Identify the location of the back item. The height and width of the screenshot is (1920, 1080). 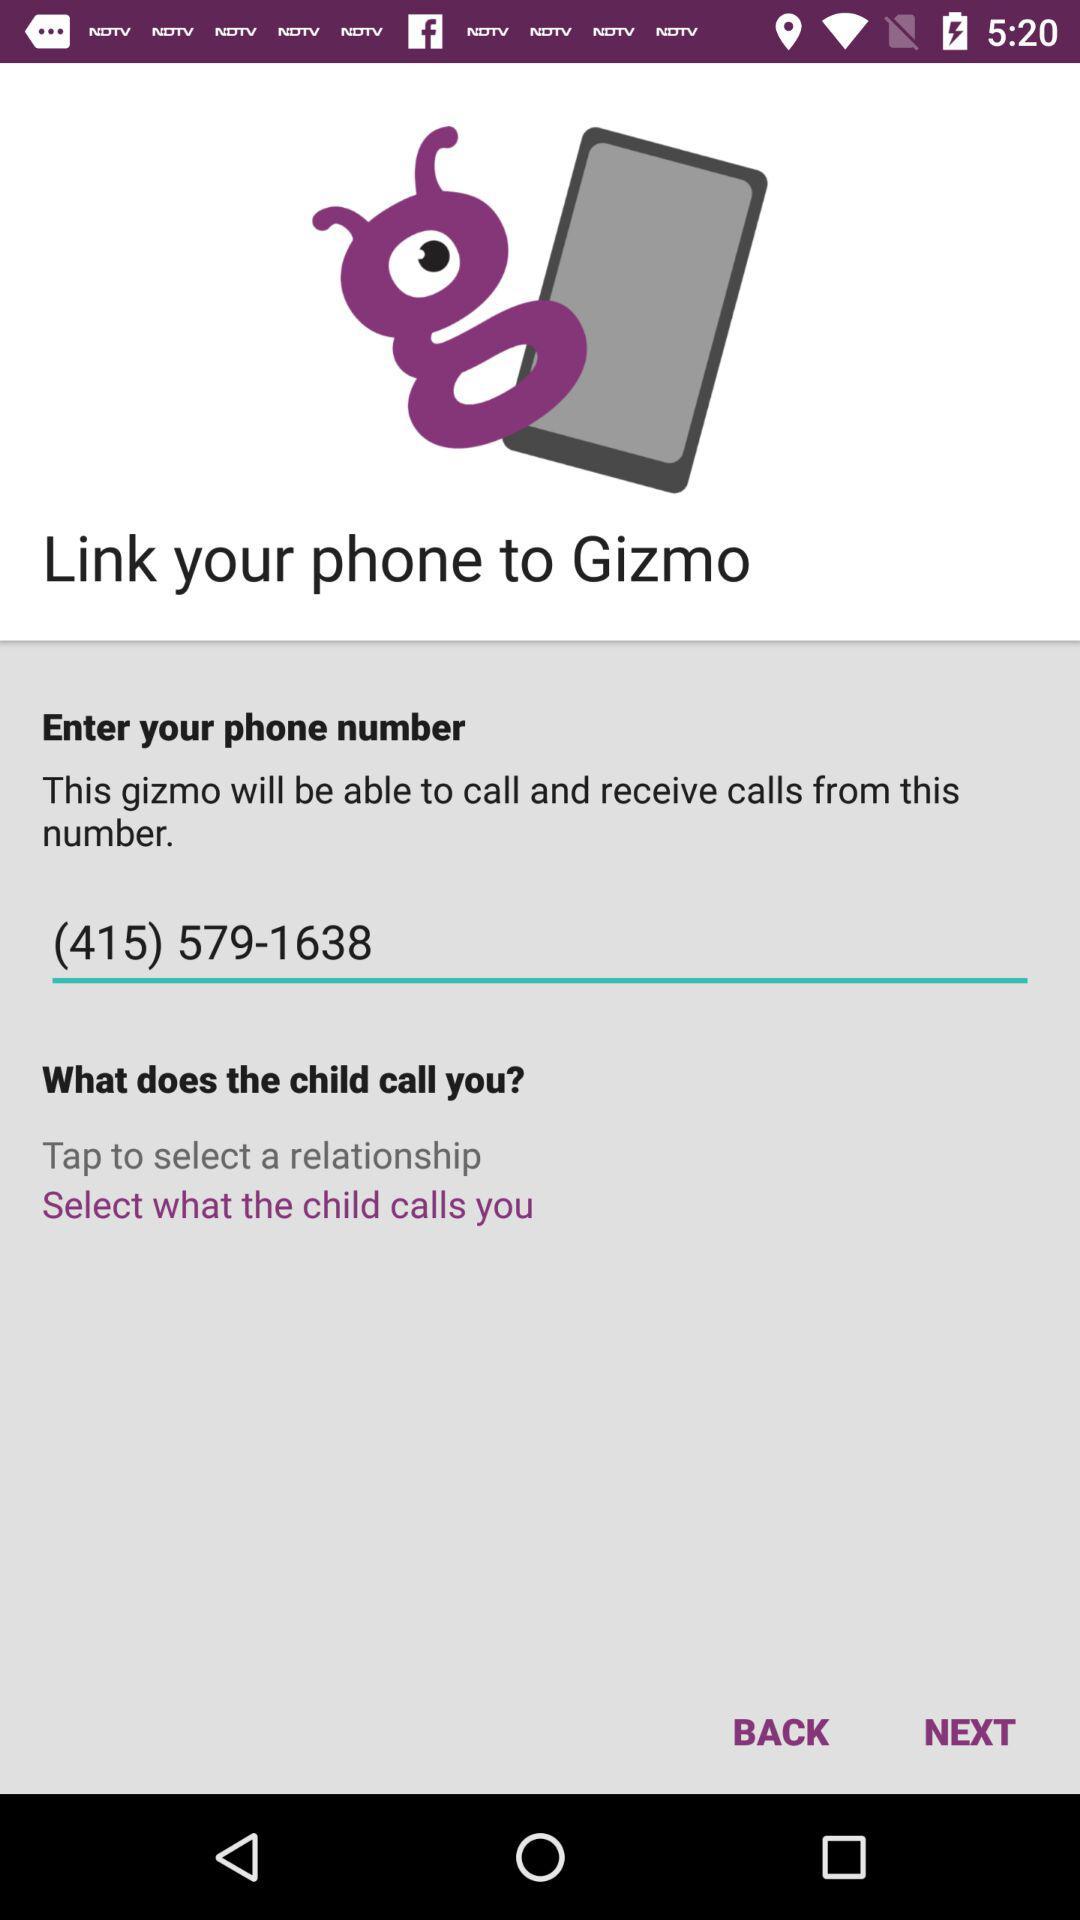
(779, 1730).